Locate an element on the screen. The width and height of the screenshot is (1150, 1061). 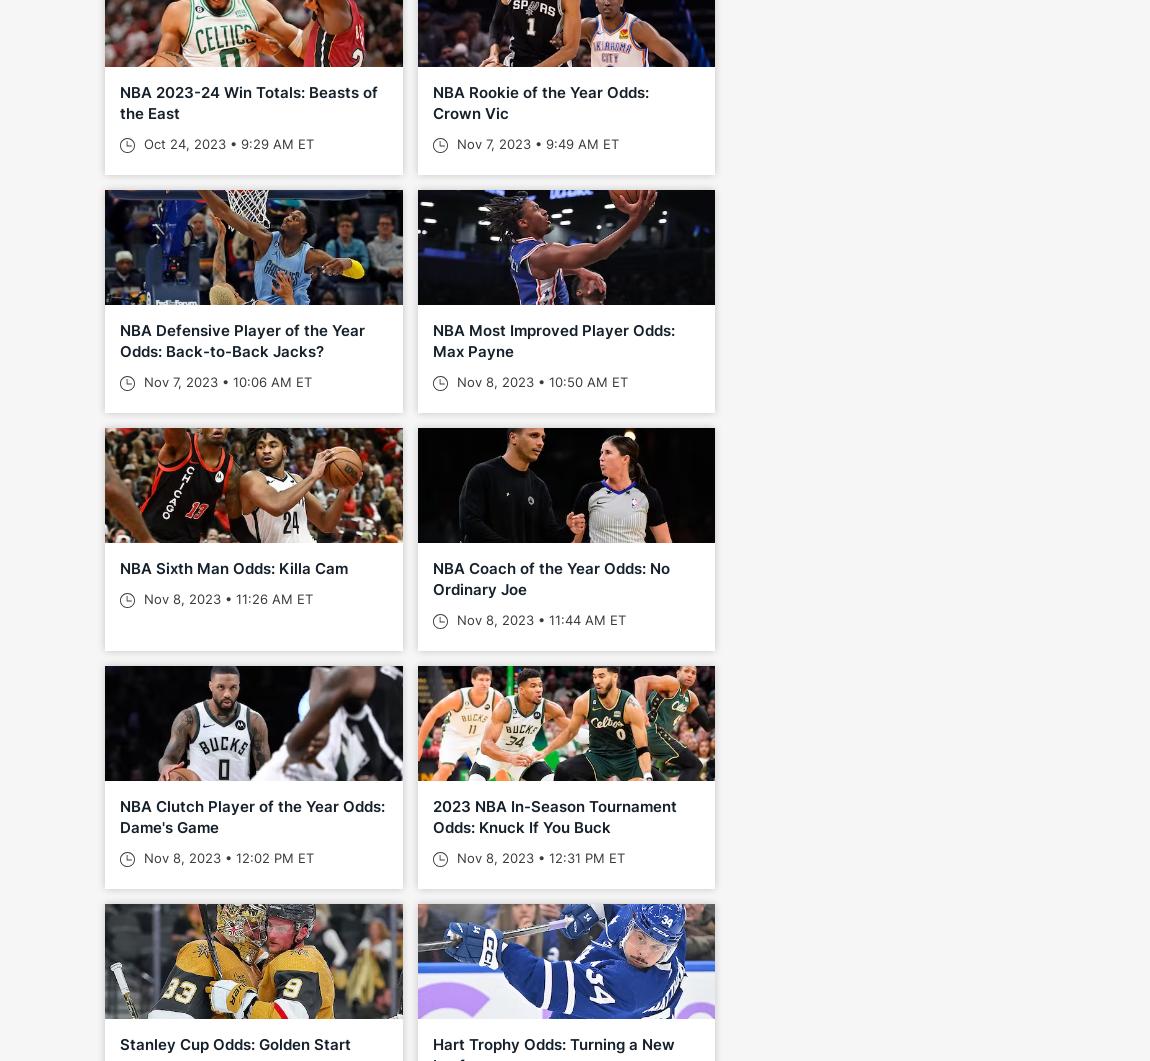
'NBA Sixth Man Odds: Killa Cam' is located at coordinates (118, 567).